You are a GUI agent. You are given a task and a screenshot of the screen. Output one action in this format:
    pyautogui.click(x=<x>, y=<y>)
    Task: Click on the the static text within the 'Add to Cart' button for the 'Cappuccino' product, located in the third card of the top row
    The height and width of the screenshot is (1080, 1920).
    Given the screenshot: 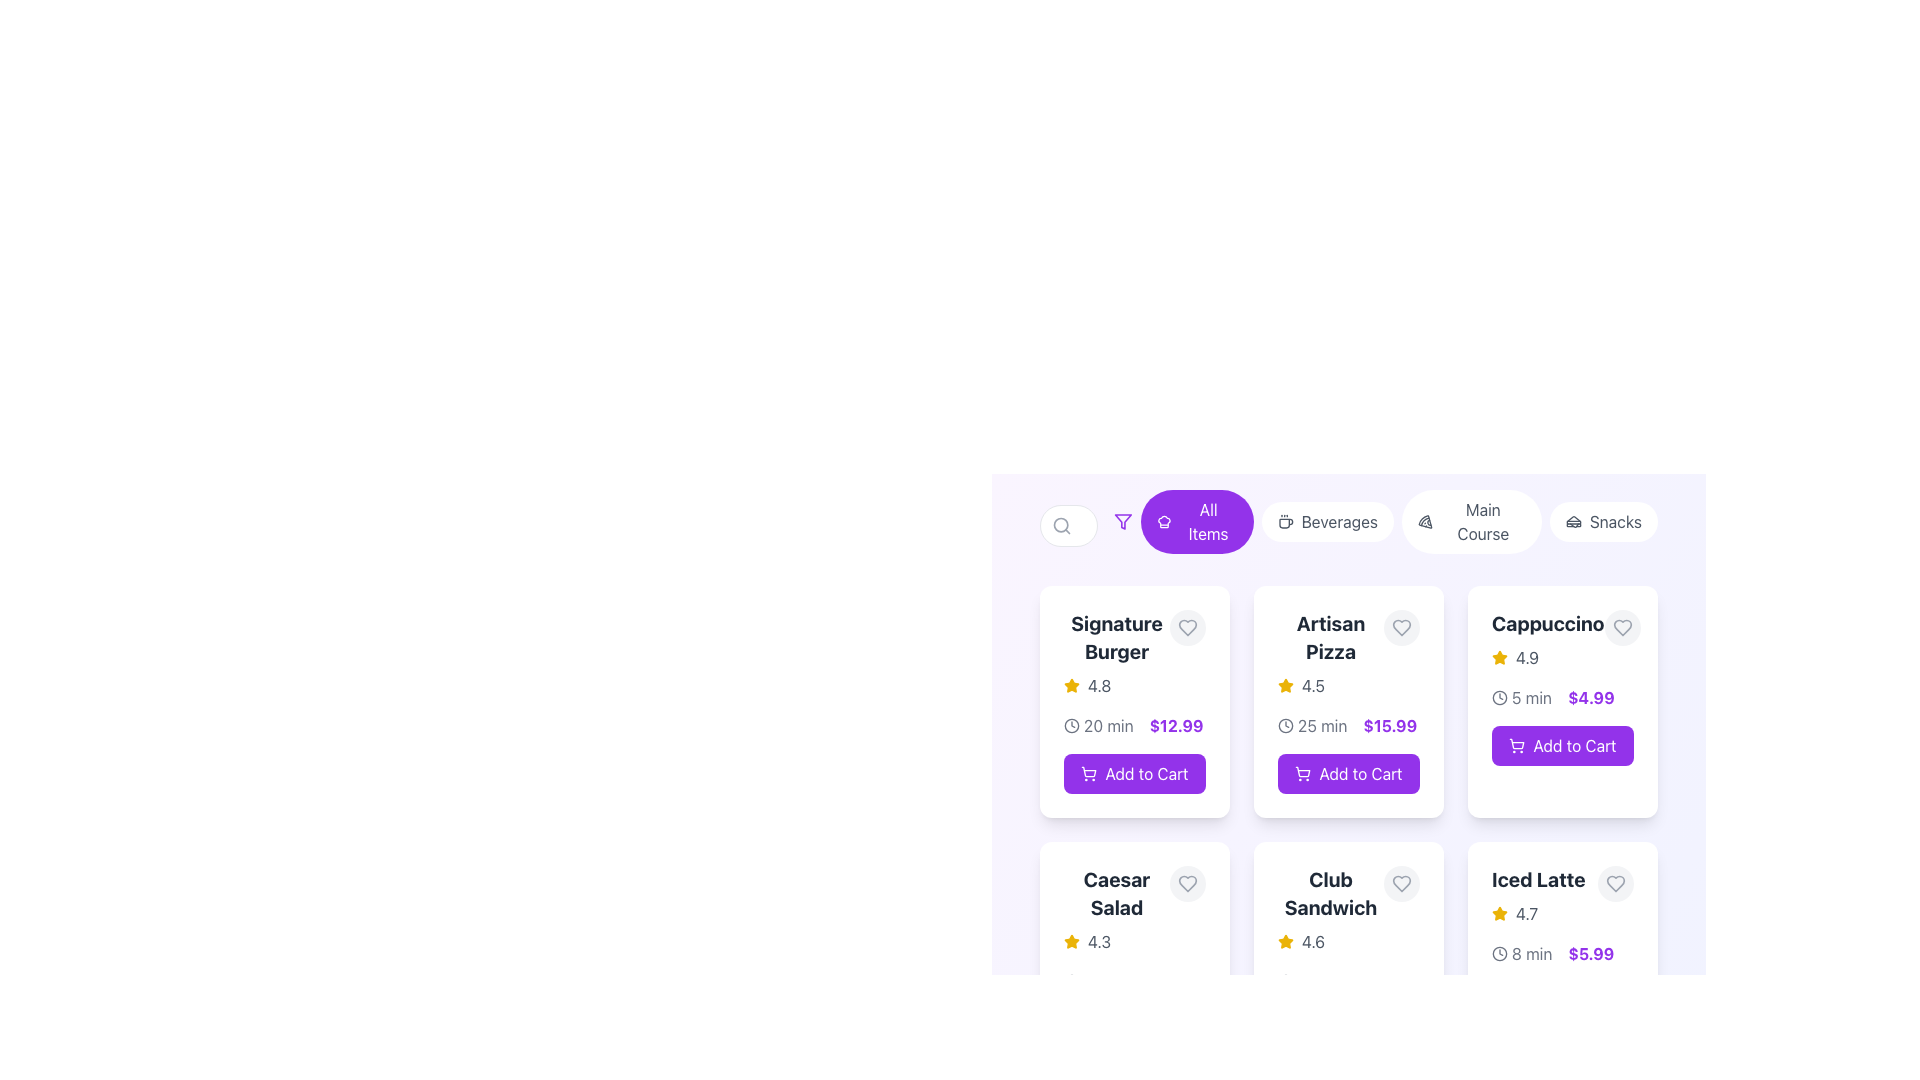 What is the action you would take?
    pyautogui.click(x=1573, y=745)
    